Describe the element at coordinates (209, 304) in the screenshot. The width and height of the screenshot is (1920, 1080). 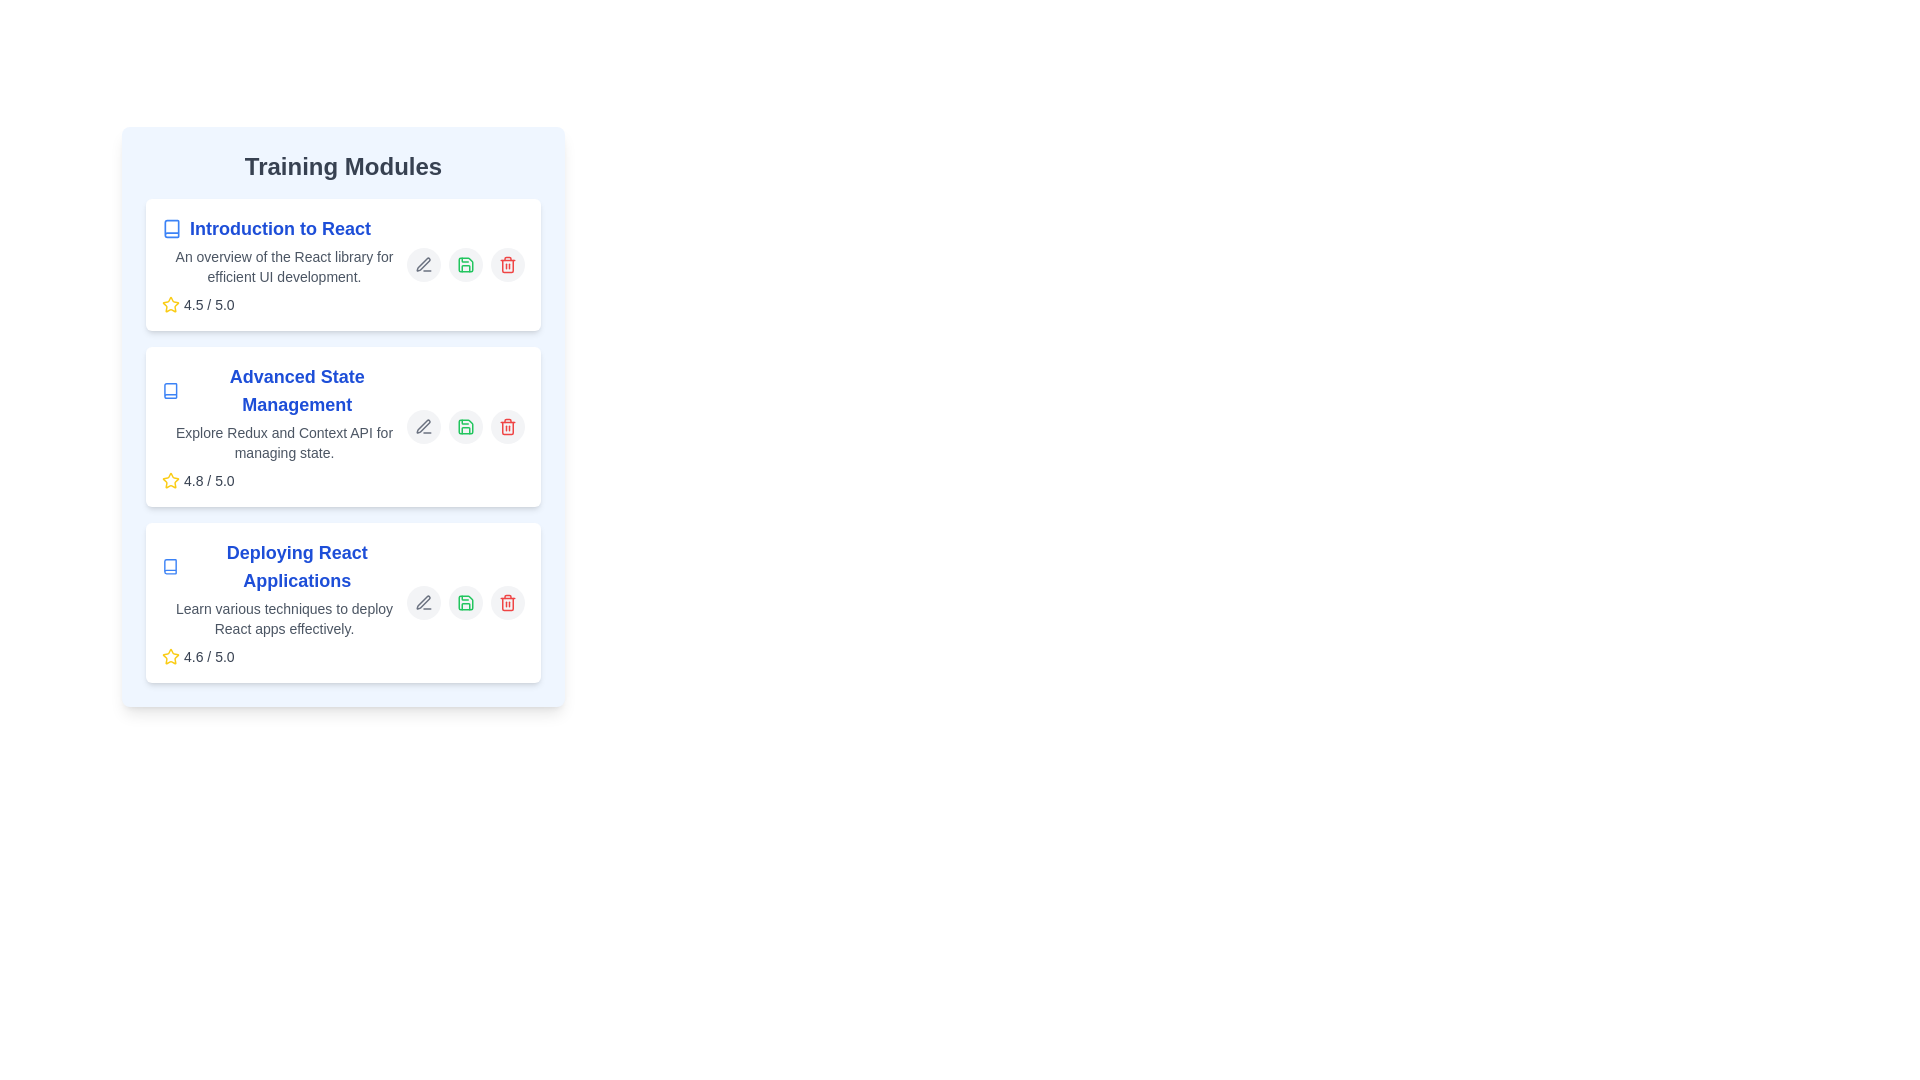
I see `the rating text display showing '4.5 / 5.0' located in the 'Introduction to React' module, adjacent to a yellow star symbol` at that location.